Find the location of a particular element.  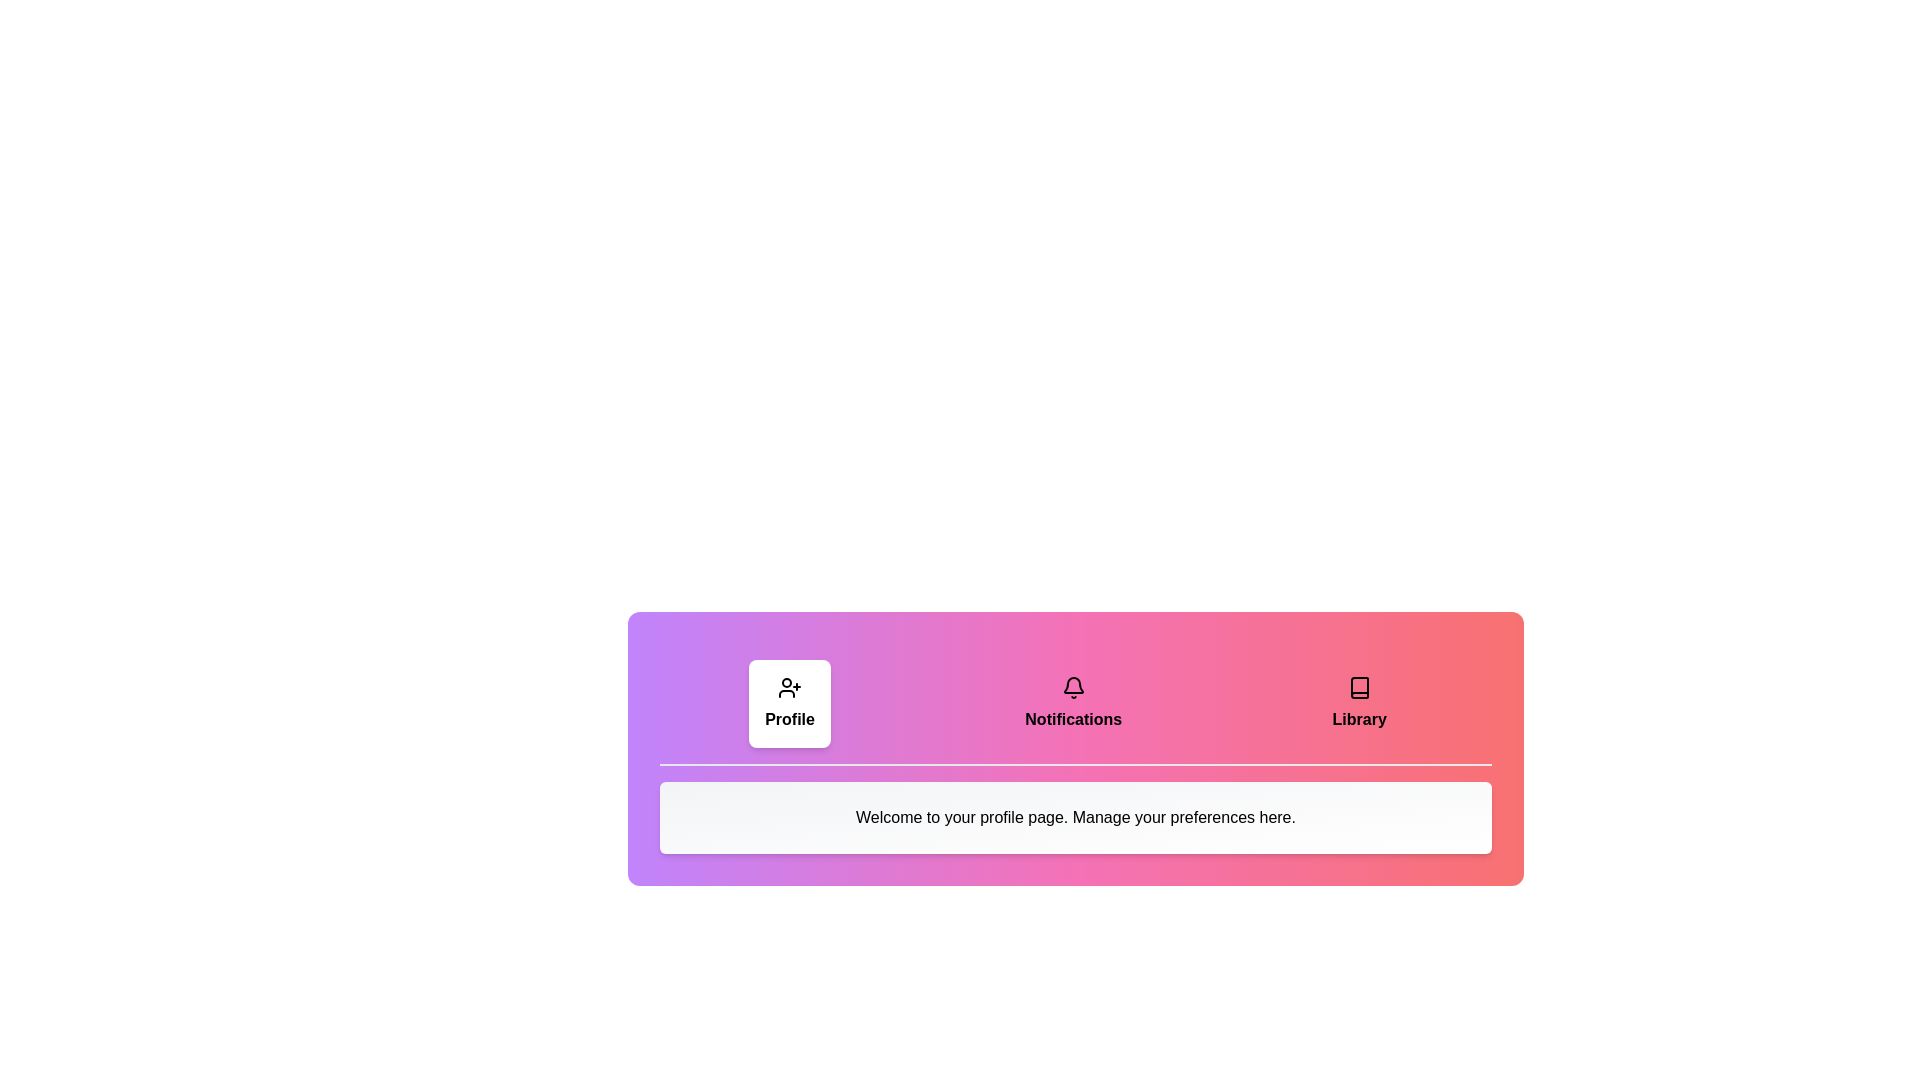

the tab labeled Library to observe the scaling effect is located at coordinates (1359, 703).